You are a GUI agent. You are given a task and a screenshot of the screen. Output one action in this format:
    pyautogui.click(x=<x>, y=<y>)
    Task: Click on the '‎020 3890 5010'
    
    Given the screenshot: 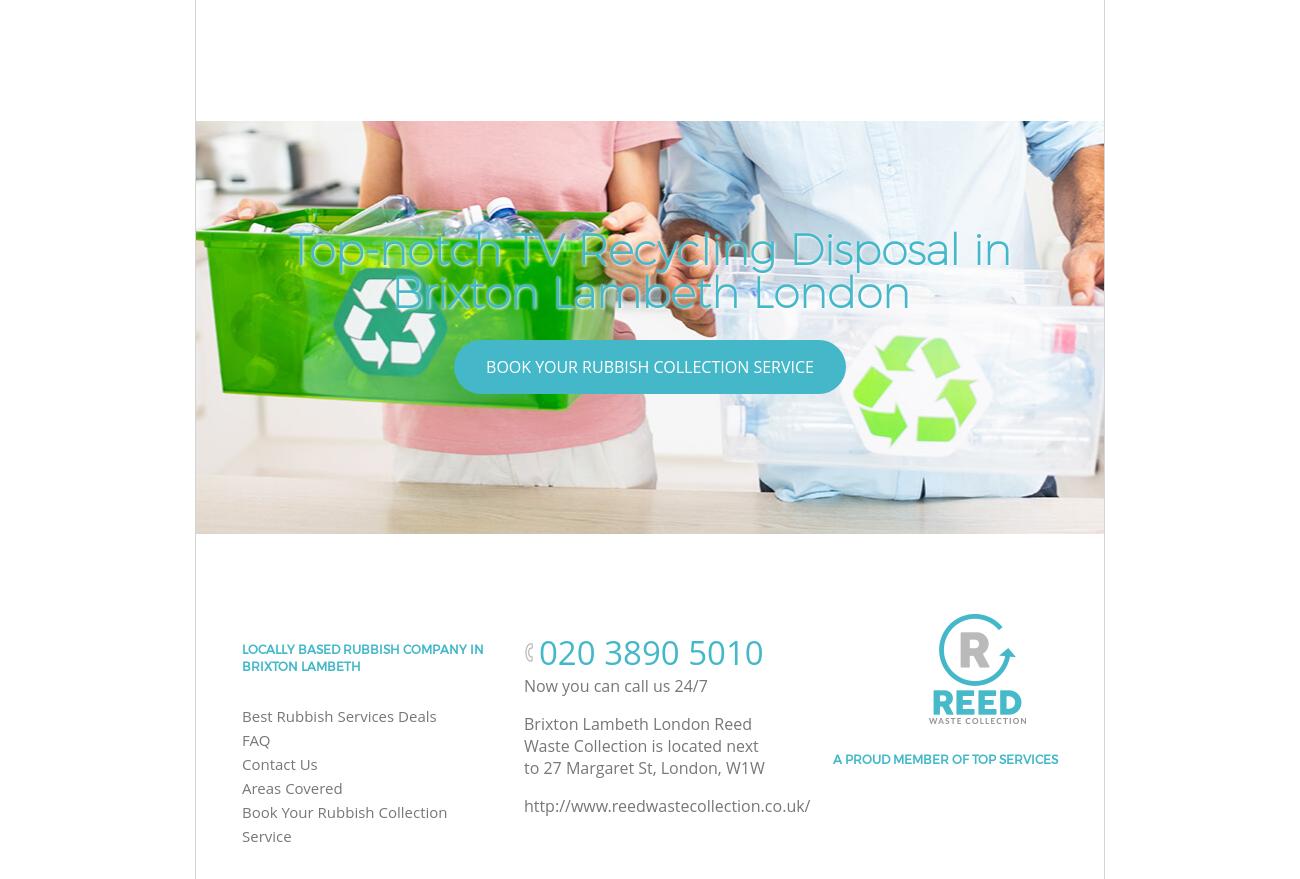 What is the action you would take?
    pyautogui.click(x=650, y=651)
    